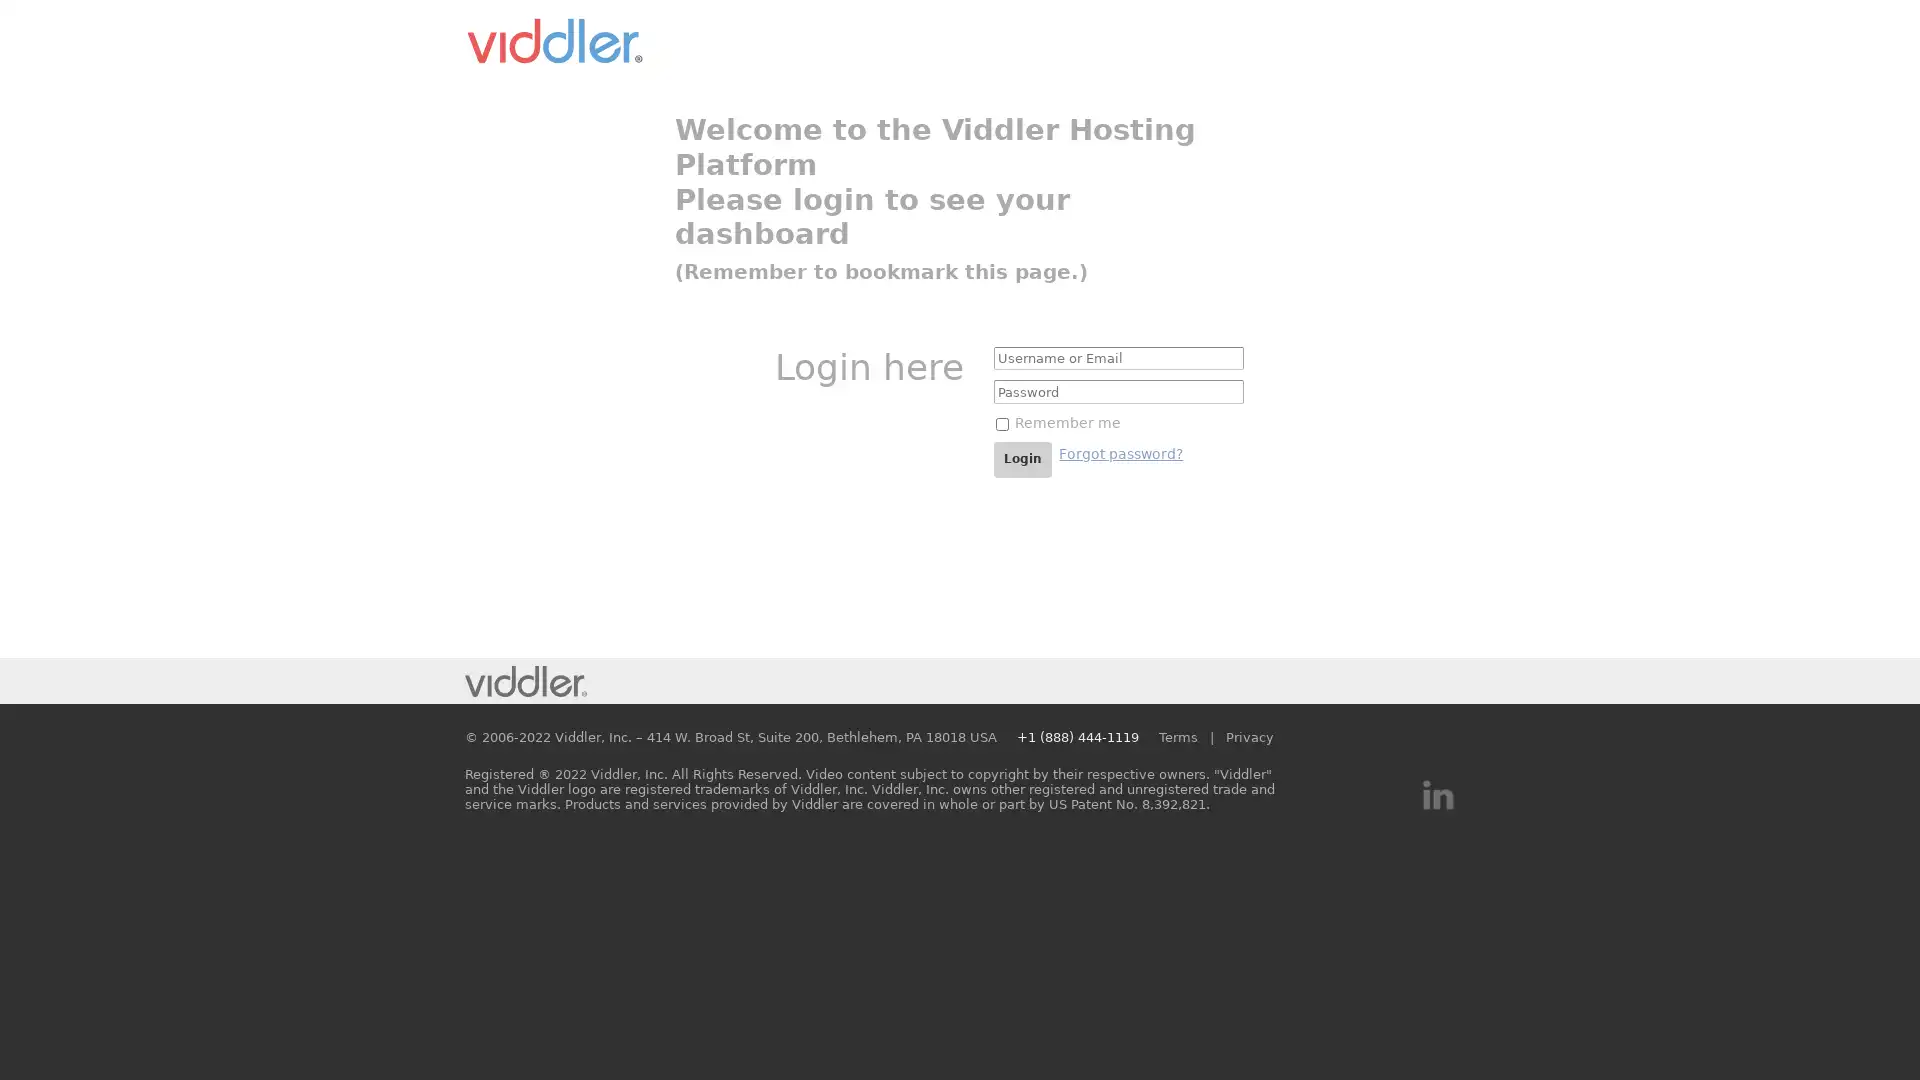  Describe the element at coordinates (1022, 459) in the screenshot. I see `Login` at that location.